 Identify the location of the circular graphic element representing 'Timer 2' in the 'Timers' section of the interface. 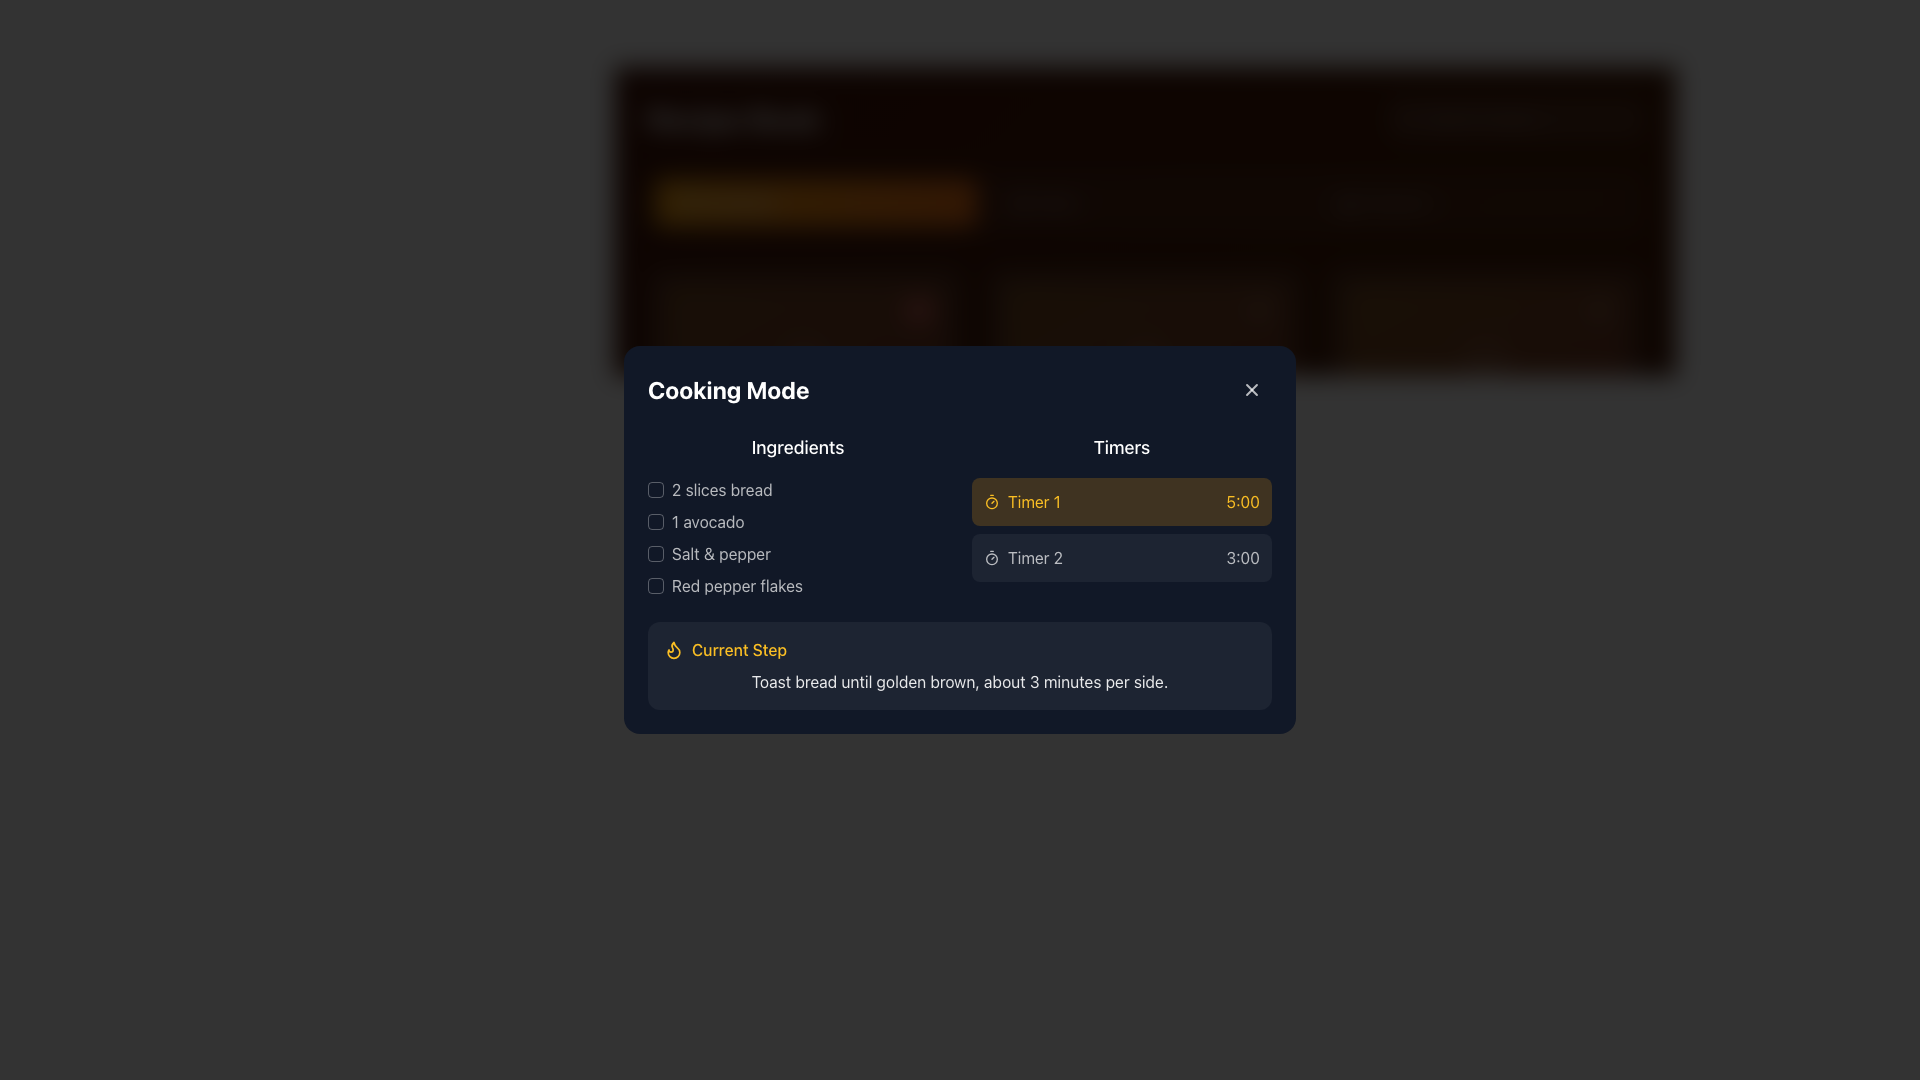
(992, 559).